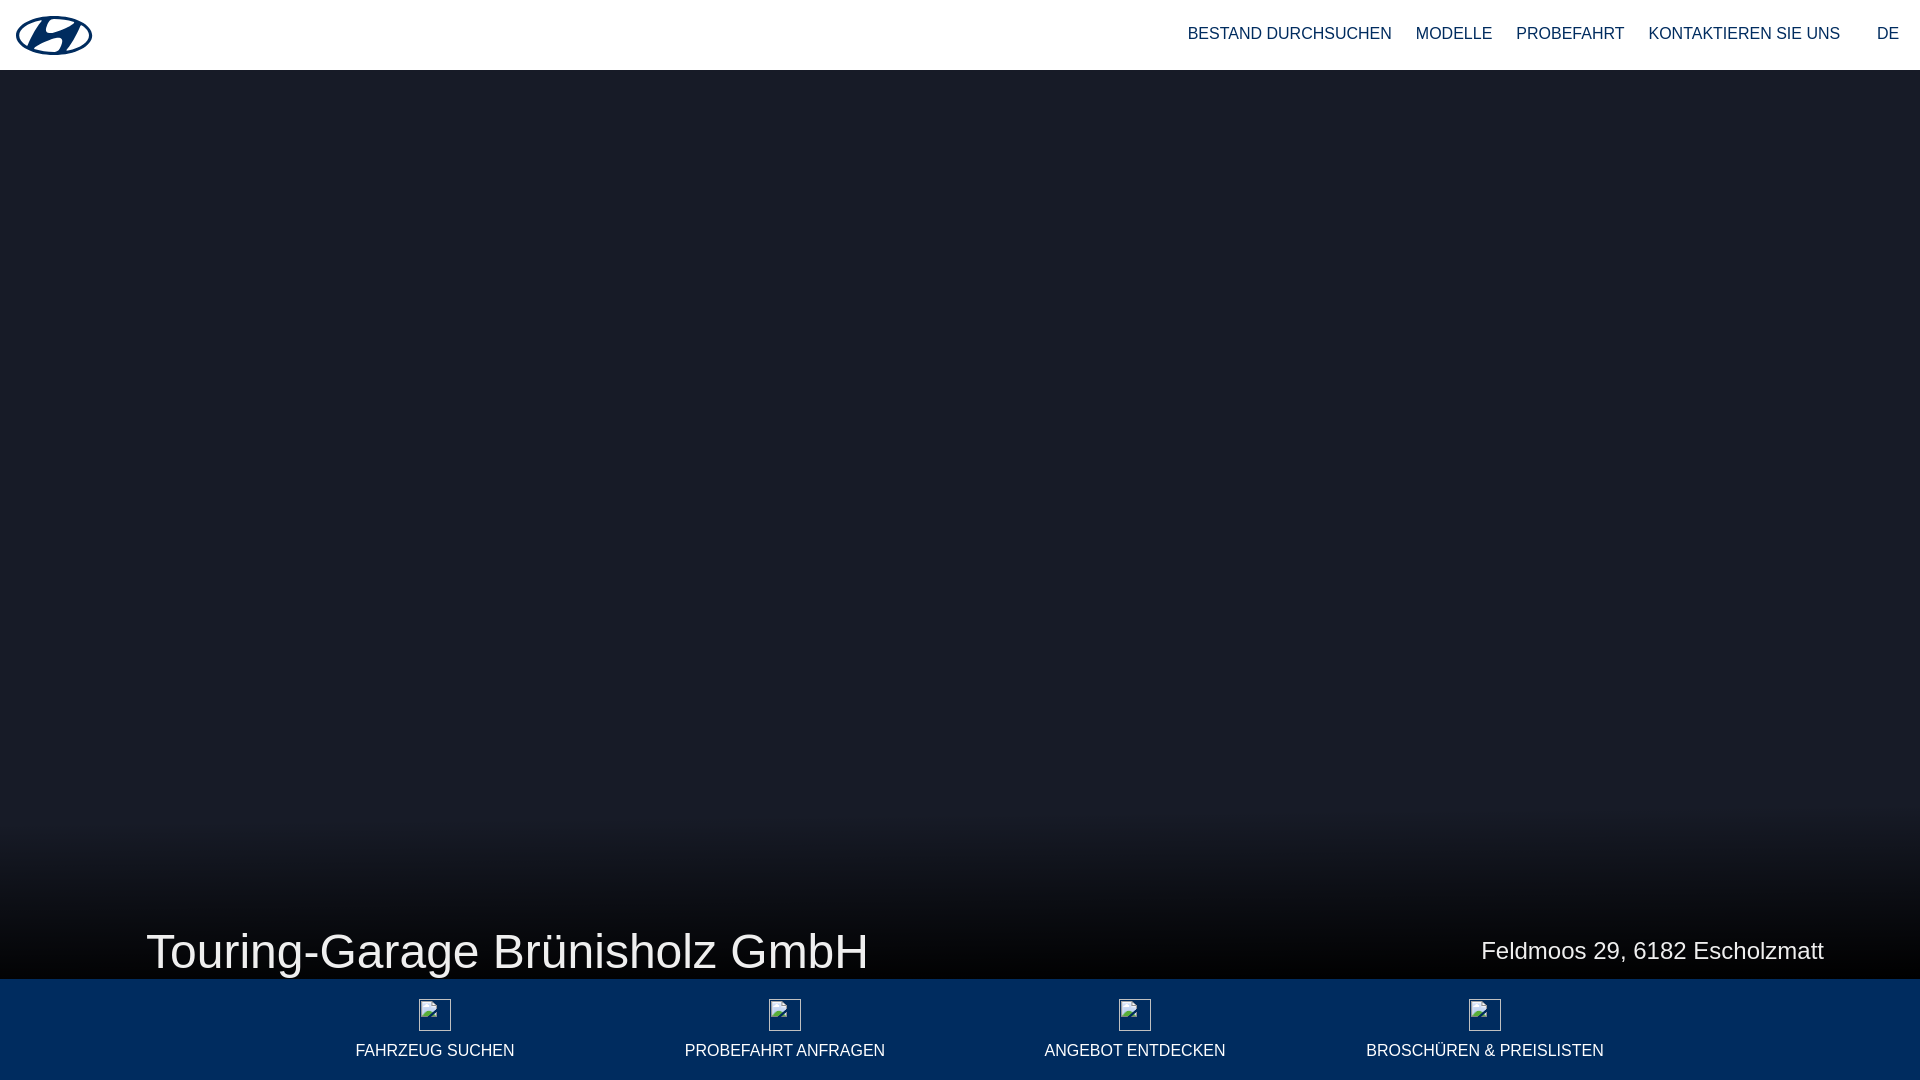  I want to click on 'MODELLE', so click(1415, 34).